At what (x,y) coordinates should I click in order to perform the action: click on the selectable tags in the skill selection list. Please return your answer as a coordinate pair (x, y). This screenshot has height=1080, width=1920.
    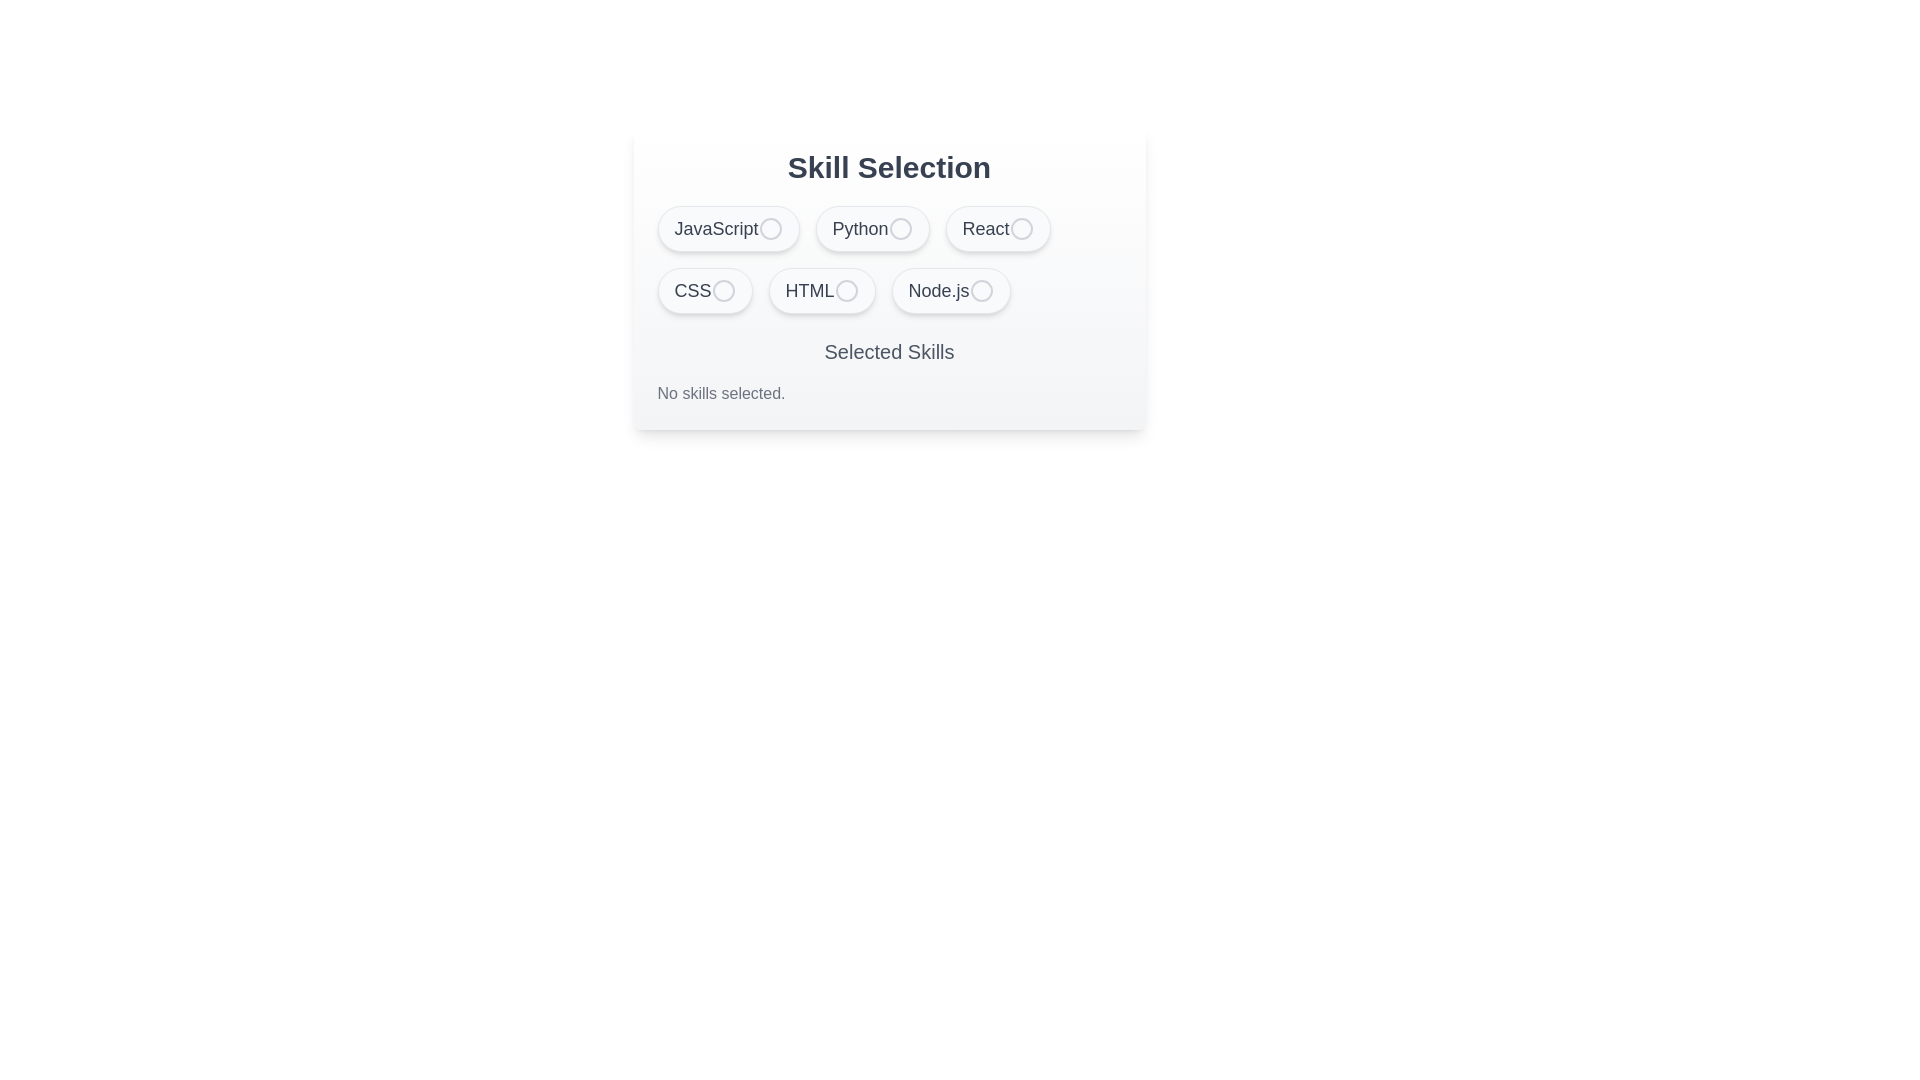
    Looking at the image, I should click on (888, 258).